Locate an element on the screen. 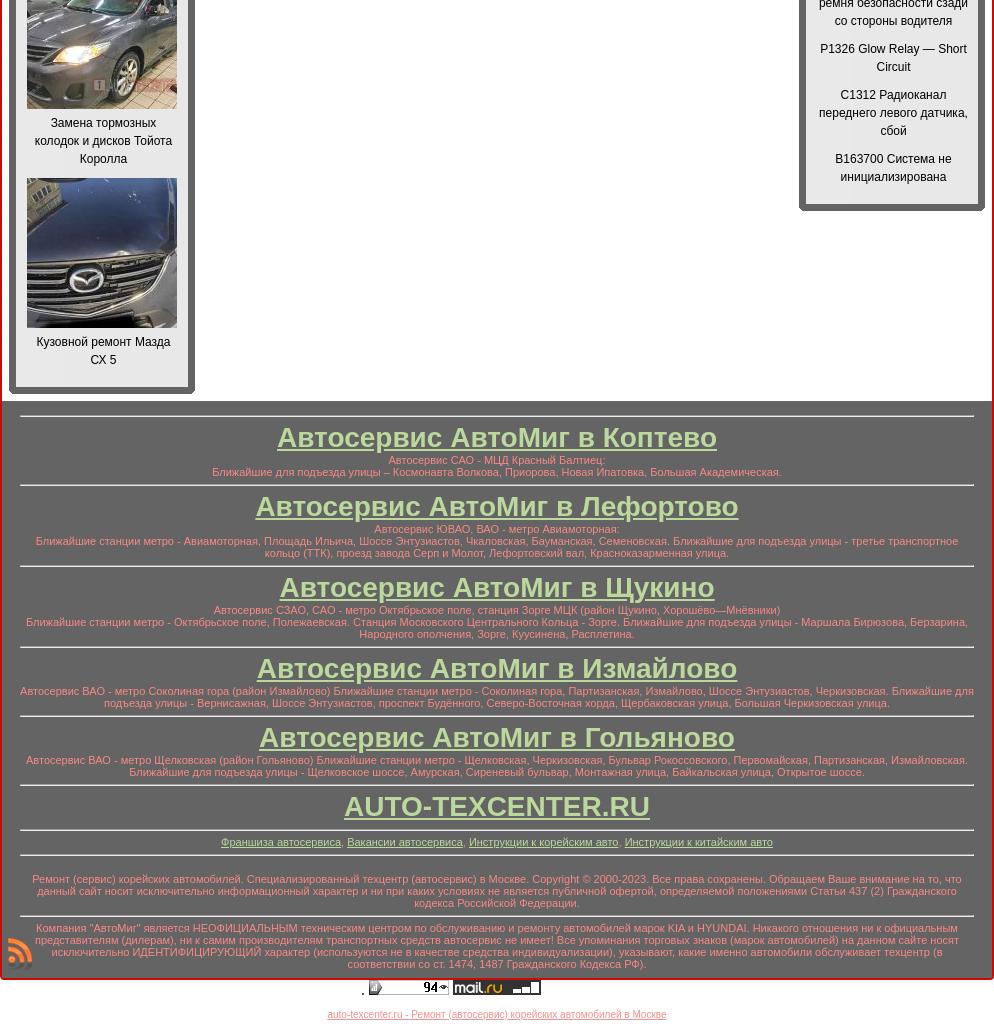 This screenshot has width=994, height=1030. 'P1326 Glow Relay — Short Circuit' is located at coordinates (892, 57).